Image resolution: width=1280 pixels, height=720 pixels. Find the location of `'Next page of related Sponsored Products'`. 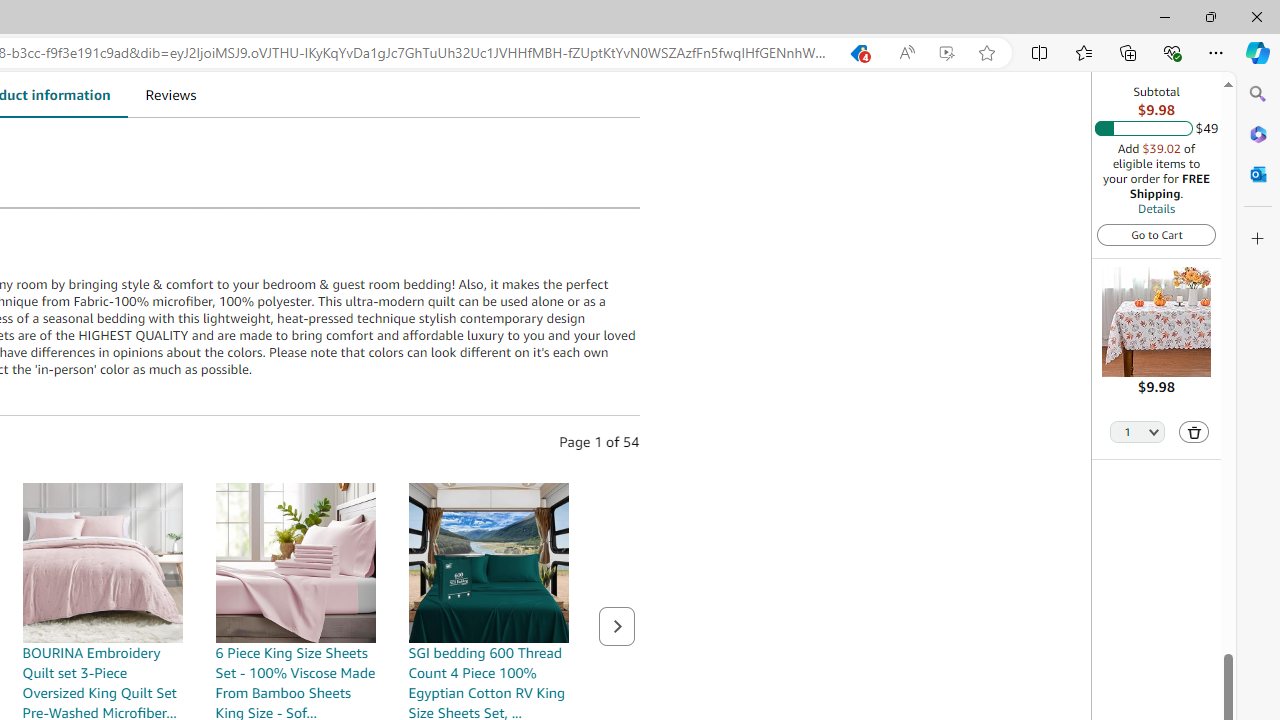

'Next page of related Sponsored Products' is located at coordinates (615, 625).